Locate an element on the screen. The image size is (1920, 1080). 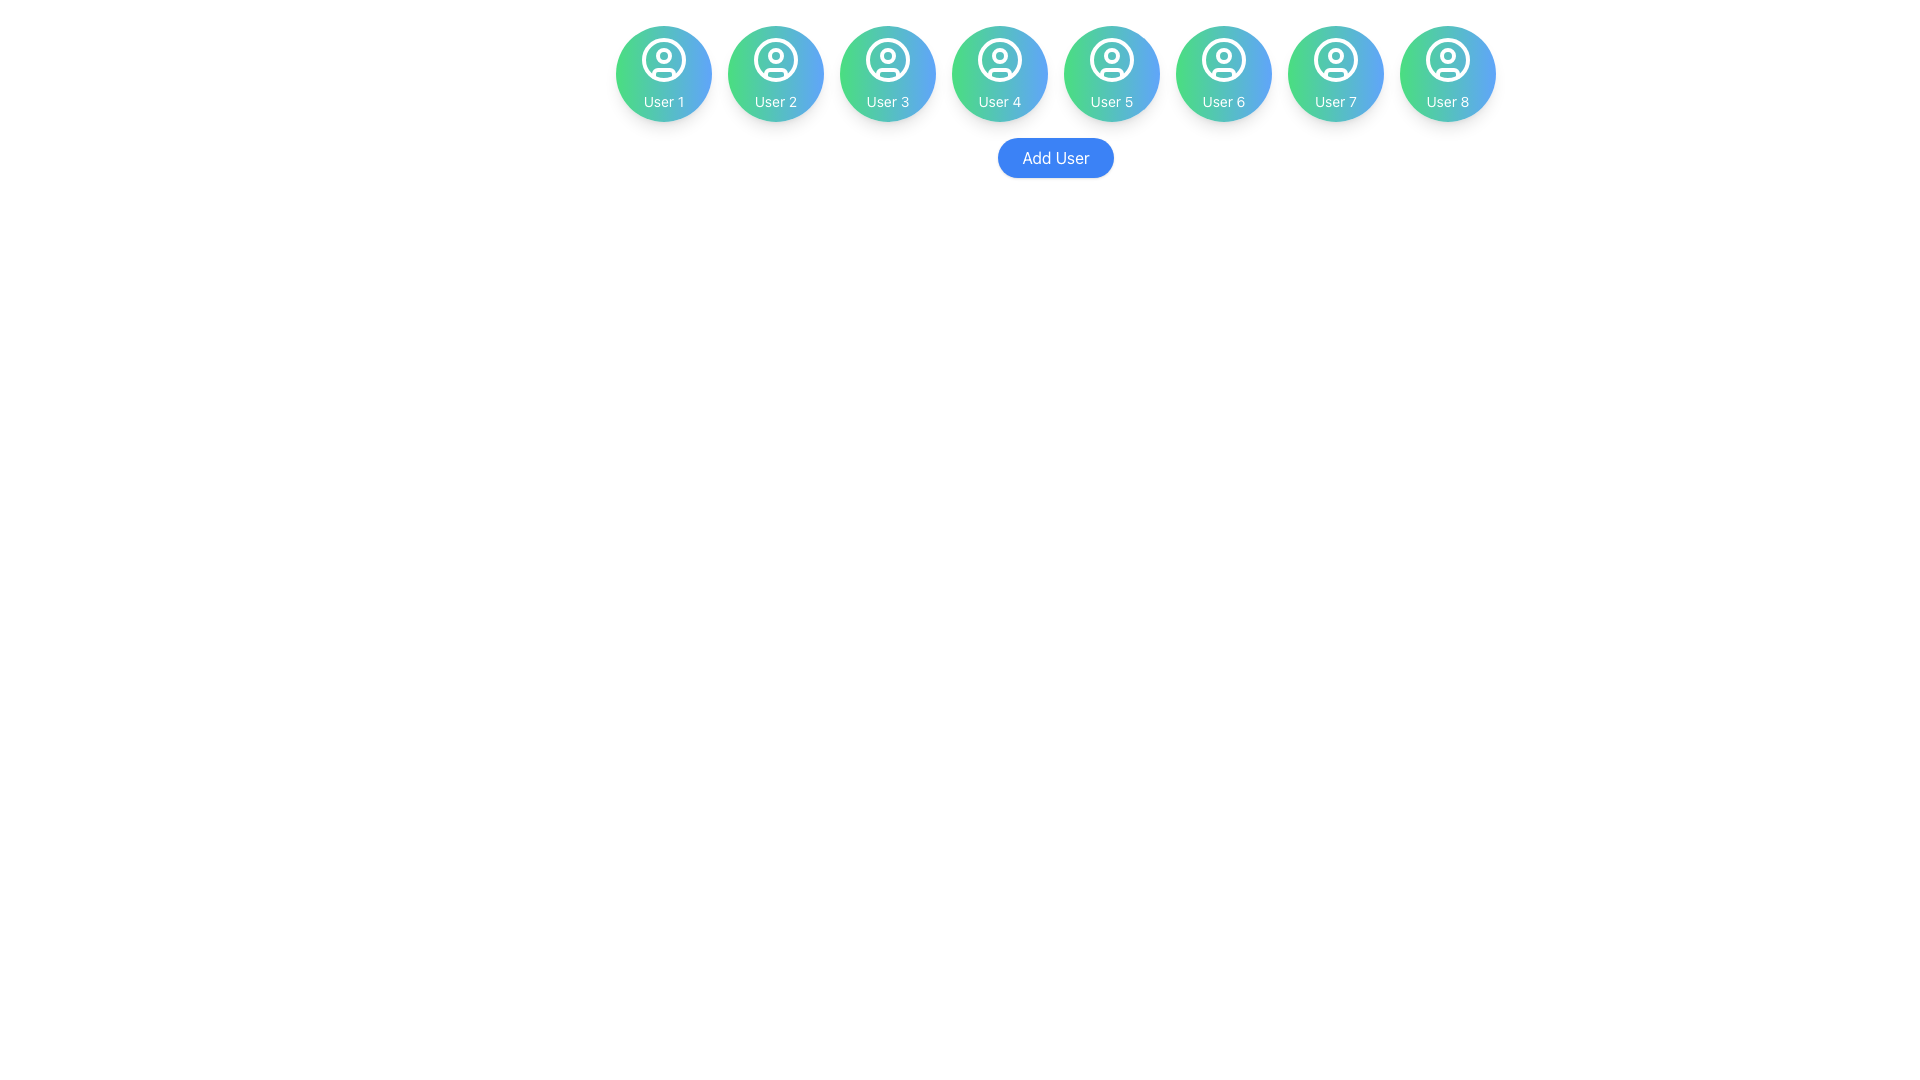
the circular button labeled 'User 7' with a green-to-blue gradient background and a user icon above the text, located near the top right of the interface is located at coordinates (1335, 72).